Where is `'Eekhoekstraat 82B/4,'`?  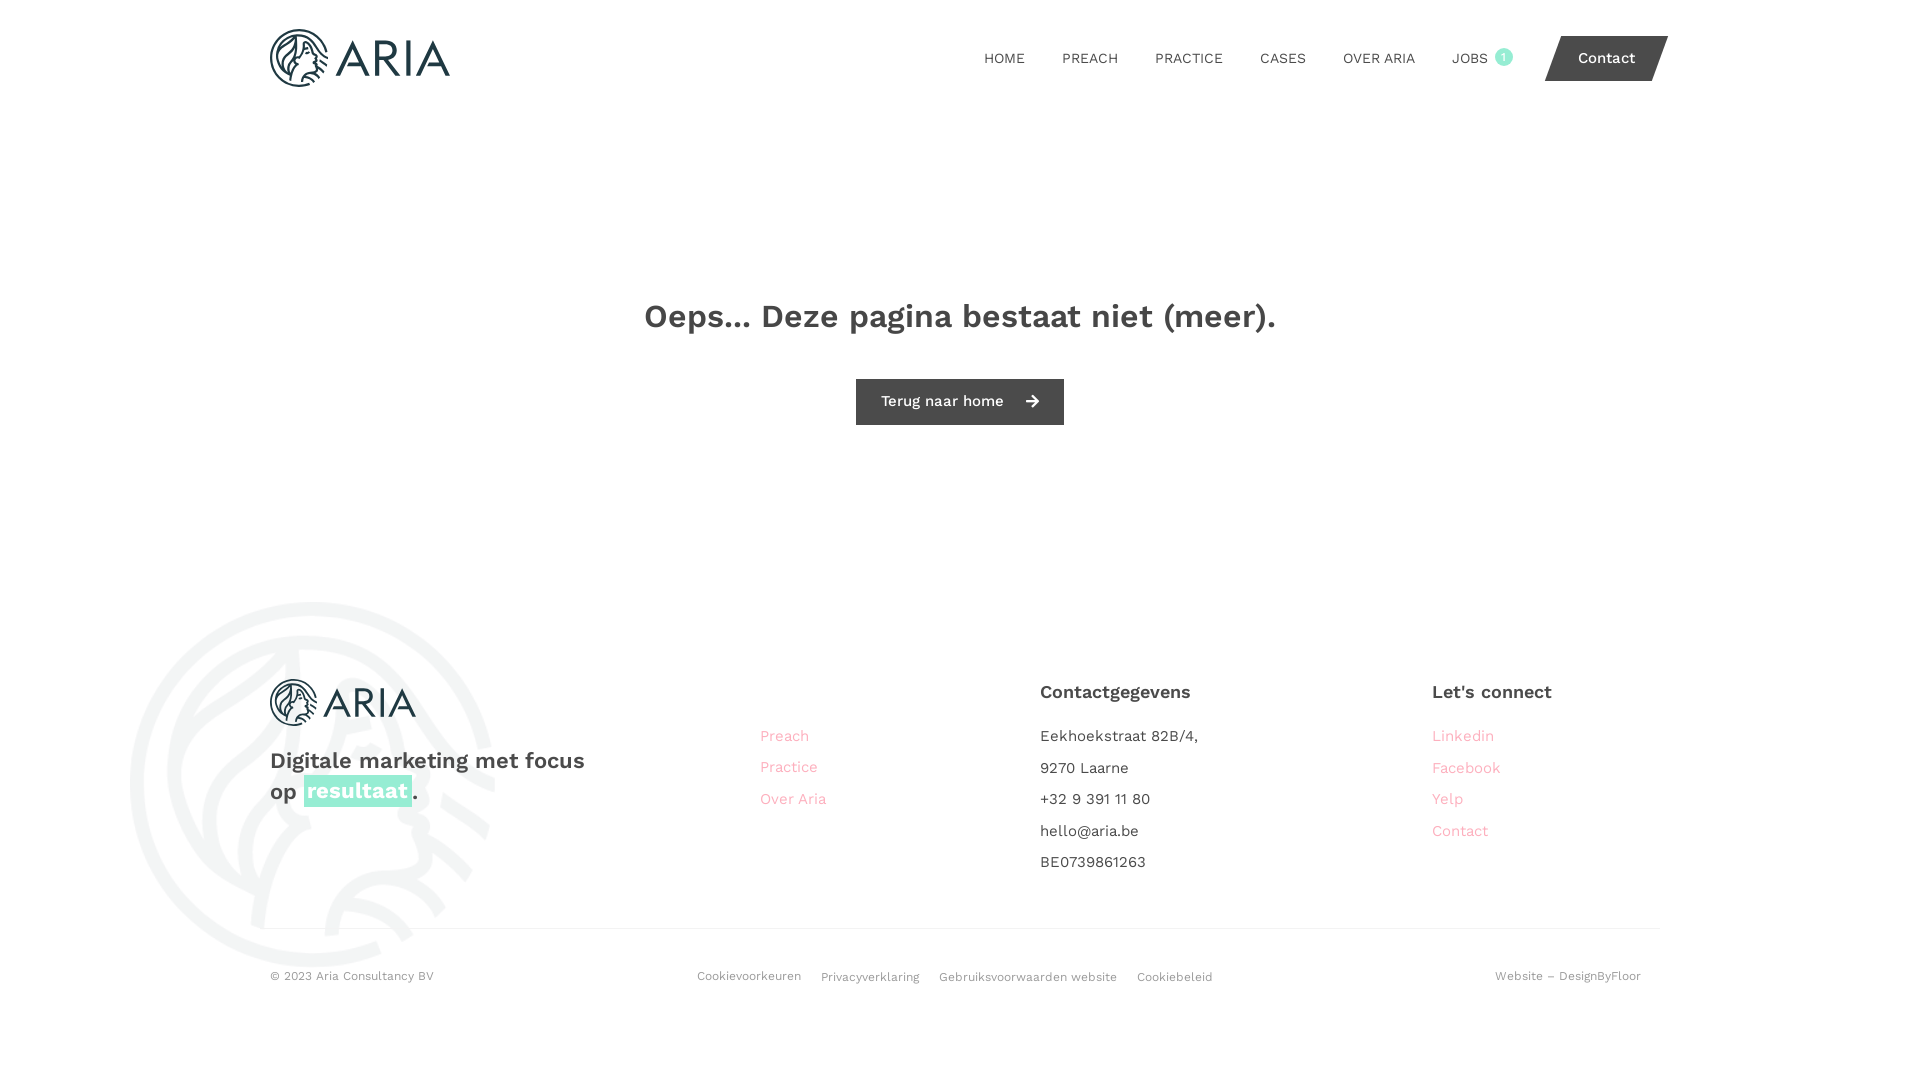 'Eekhoekstraat 82B/4,' is located at coordinates (1040, 736).